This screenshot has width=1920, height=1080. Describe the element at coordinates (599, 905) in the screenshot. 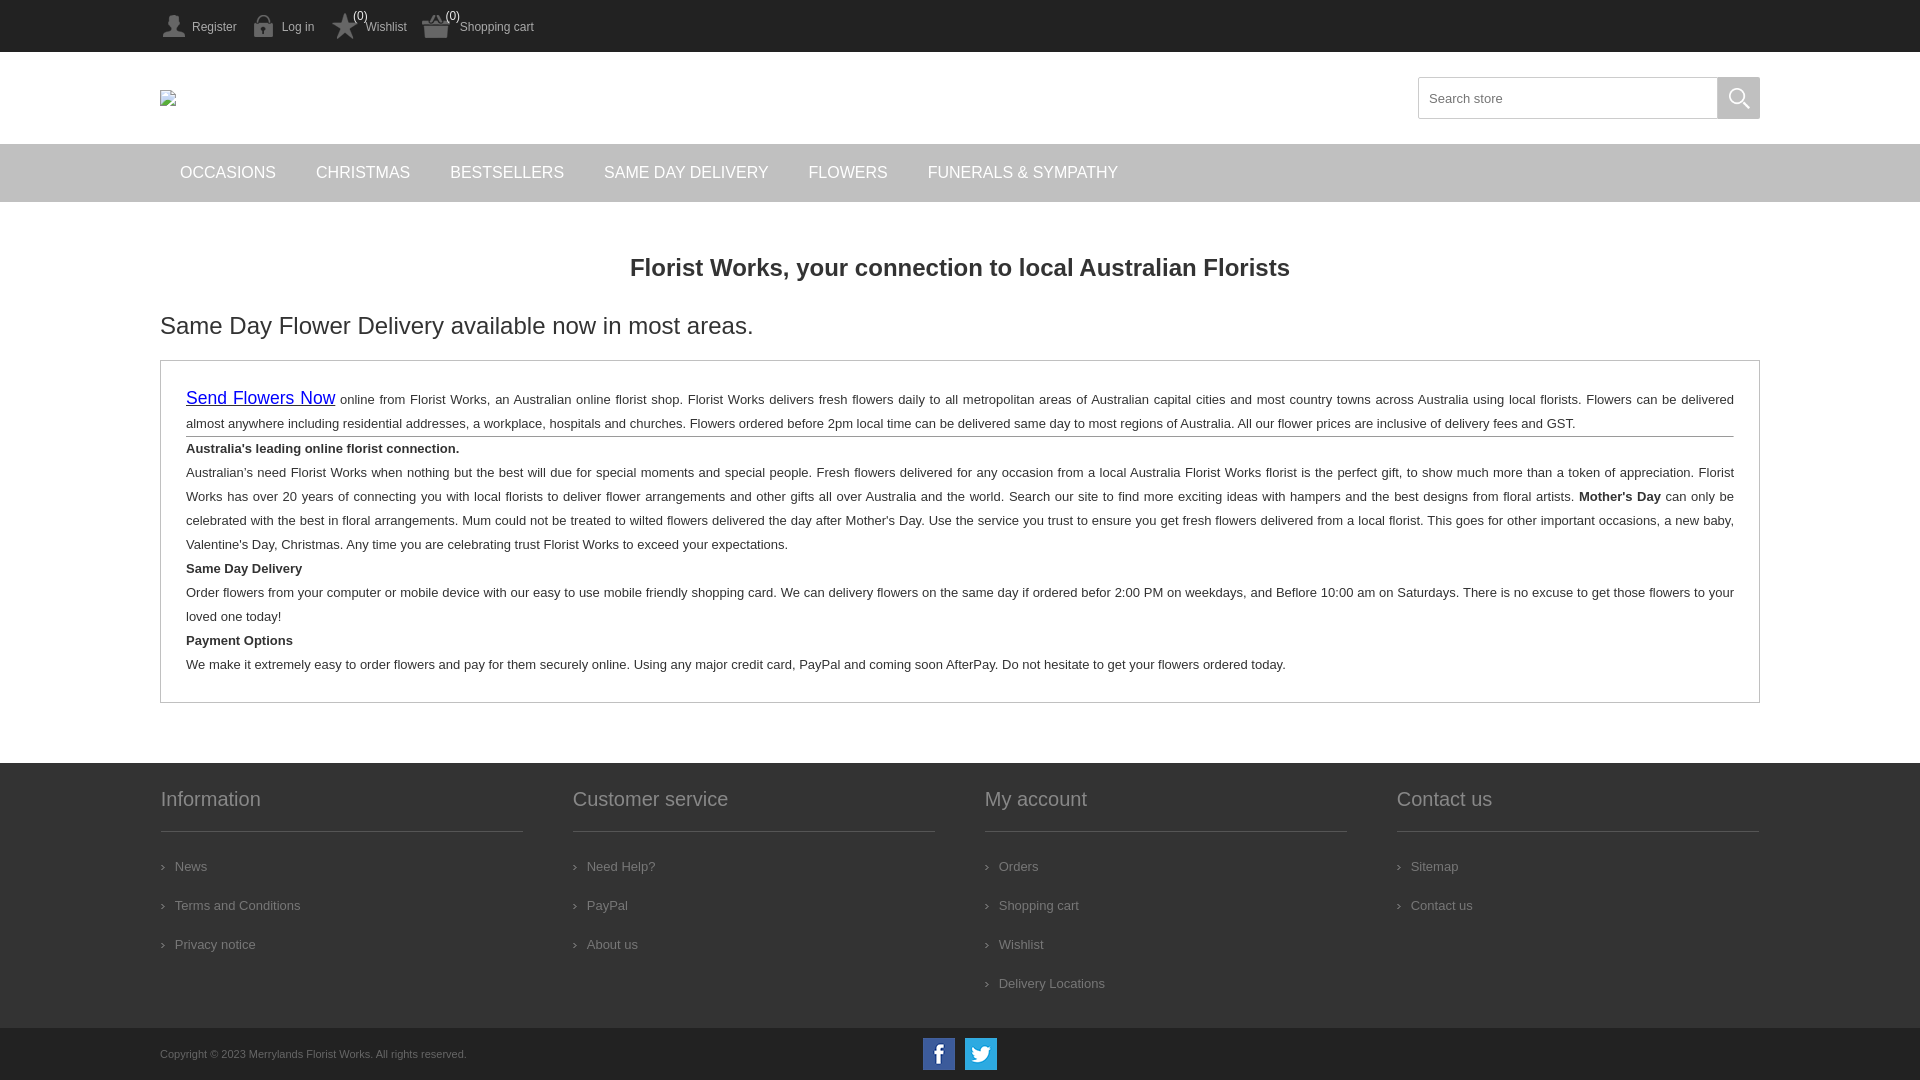

I see `'PayPal'` at that location.